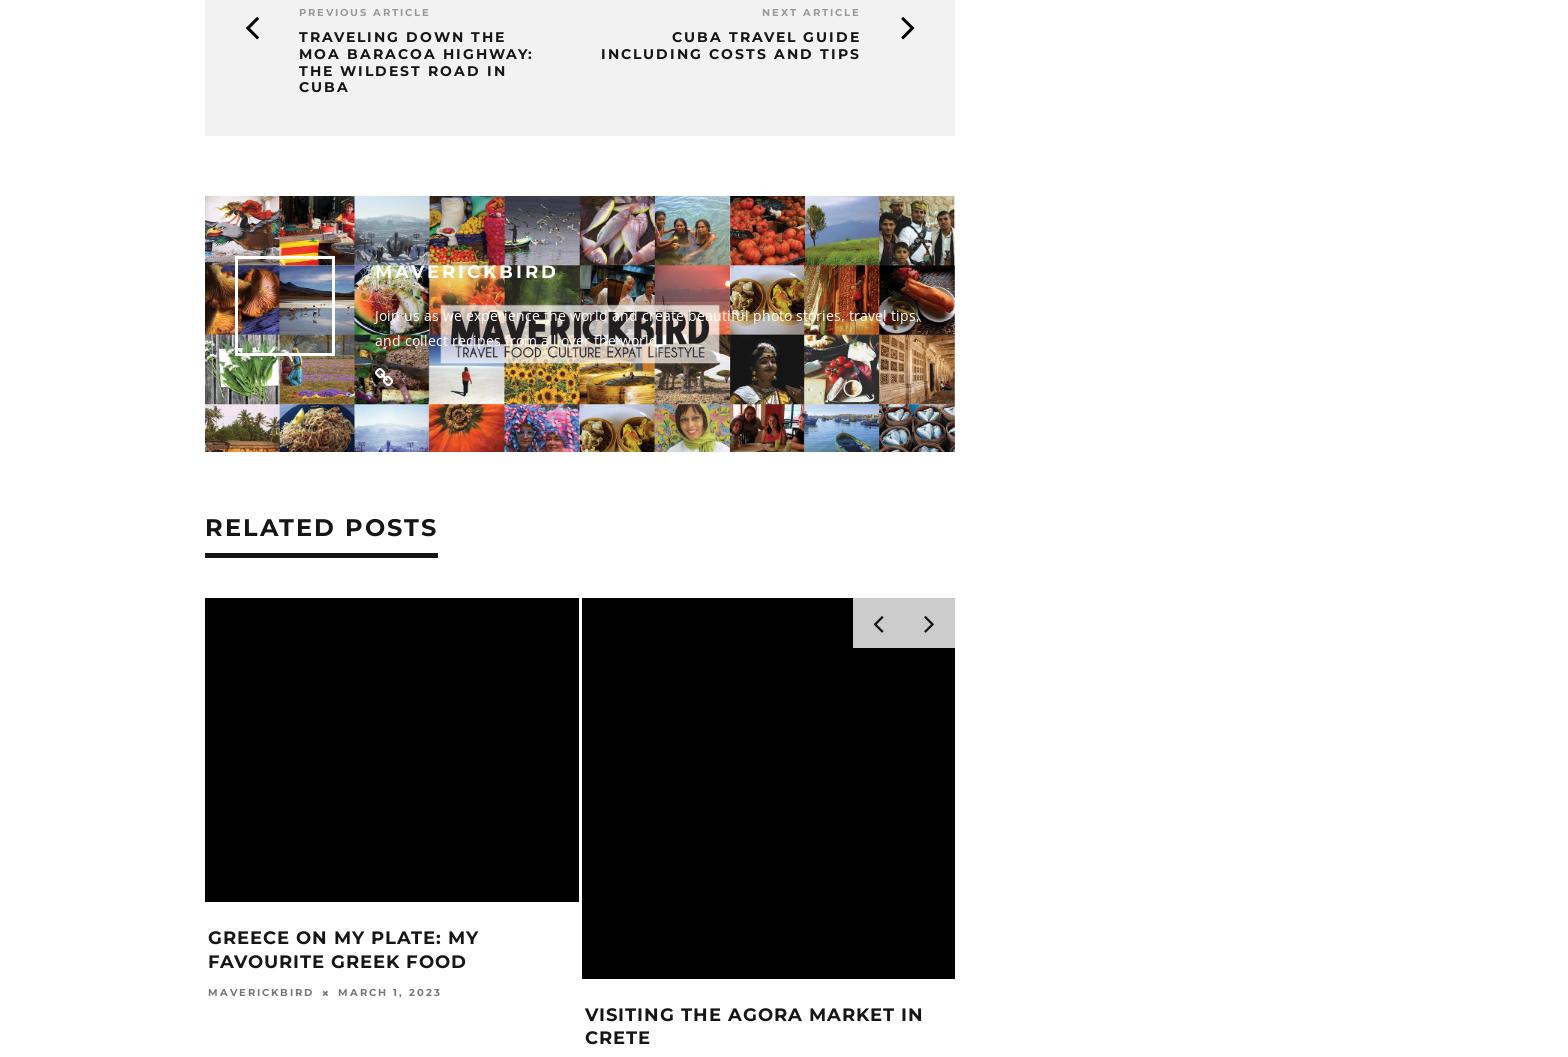 The image size is (1568, 1057). What do you see at coordinates (647, 334) in the screenshot?
I see `'Join us as we experience the world and create beautiful photo stories, travel tips, and collect recipes from all over the world.'` at bounding box center [647, 334].